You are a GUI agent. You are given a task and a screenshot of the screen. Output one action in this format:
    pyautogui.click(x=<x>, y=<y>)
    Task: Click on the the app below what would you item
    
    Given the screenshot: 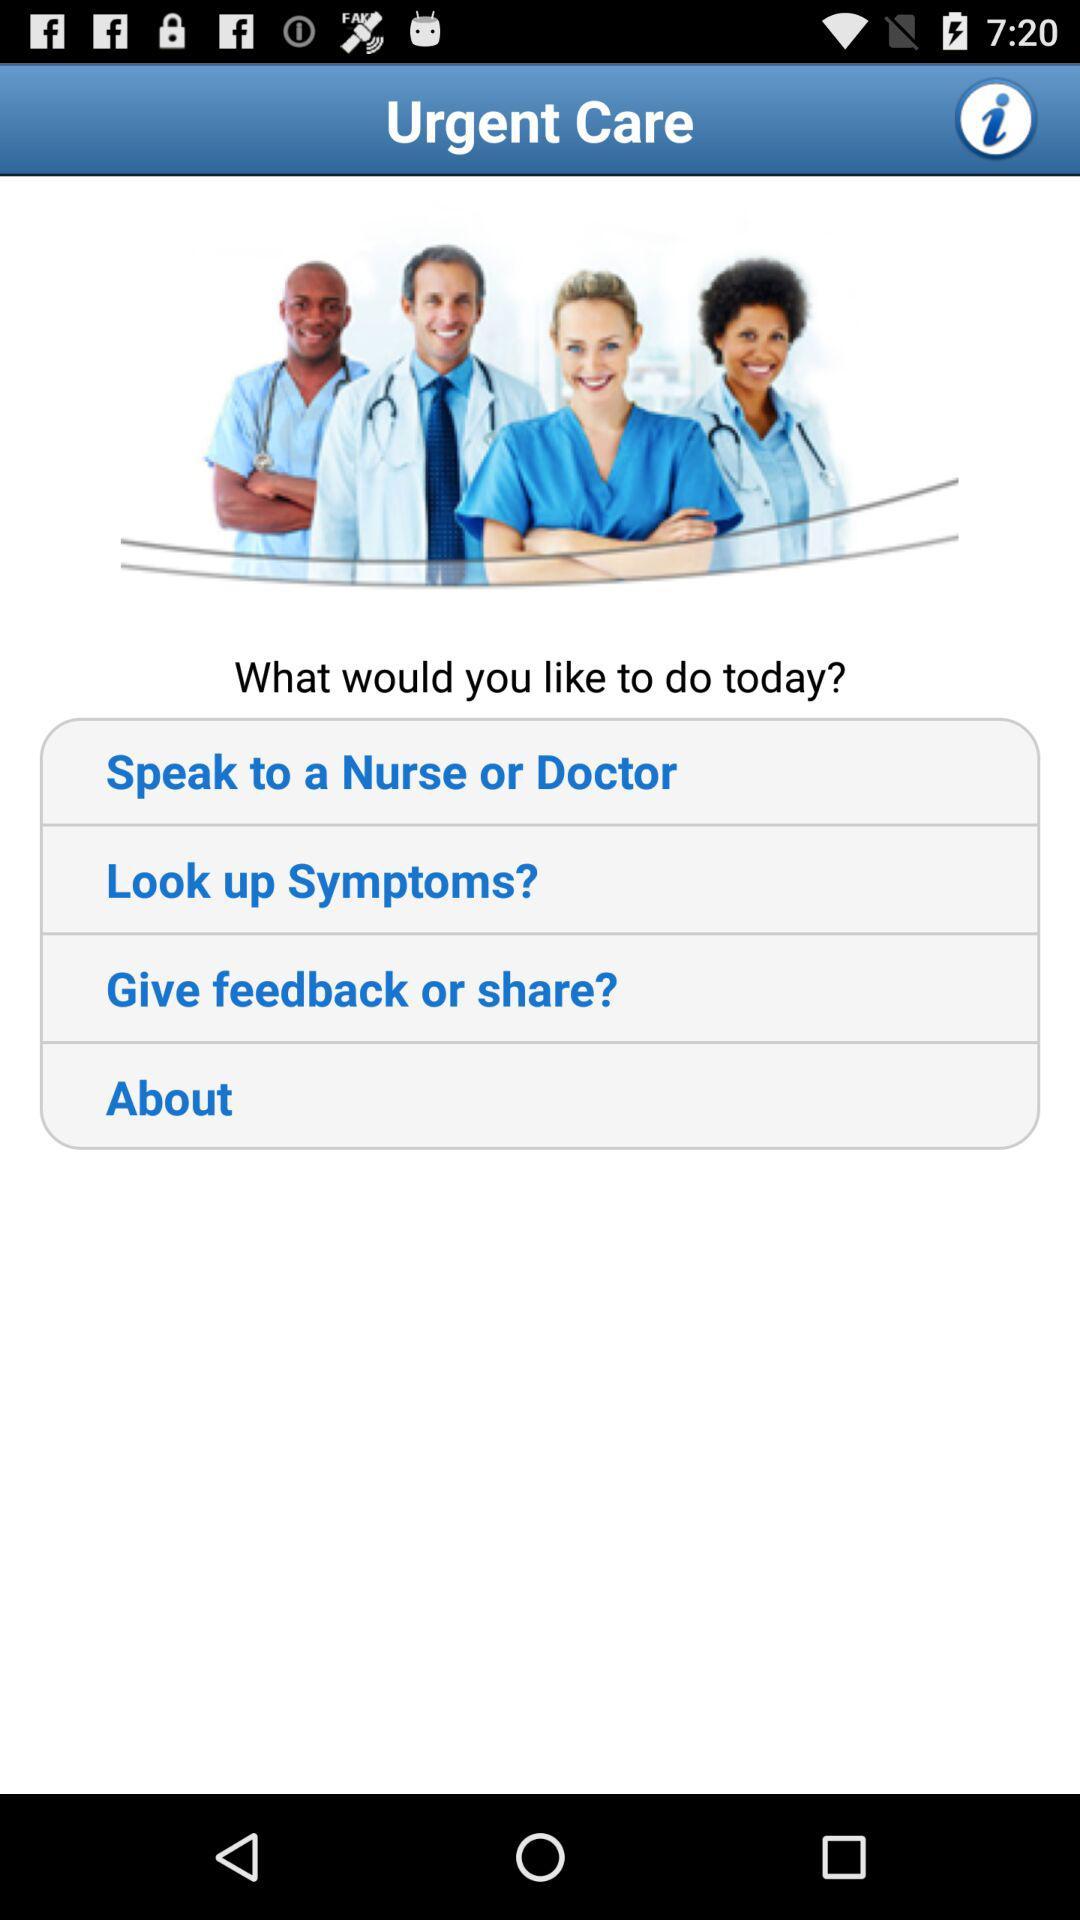 What is the action you would take?
    pyautogui.click(x=357, y=769)
    